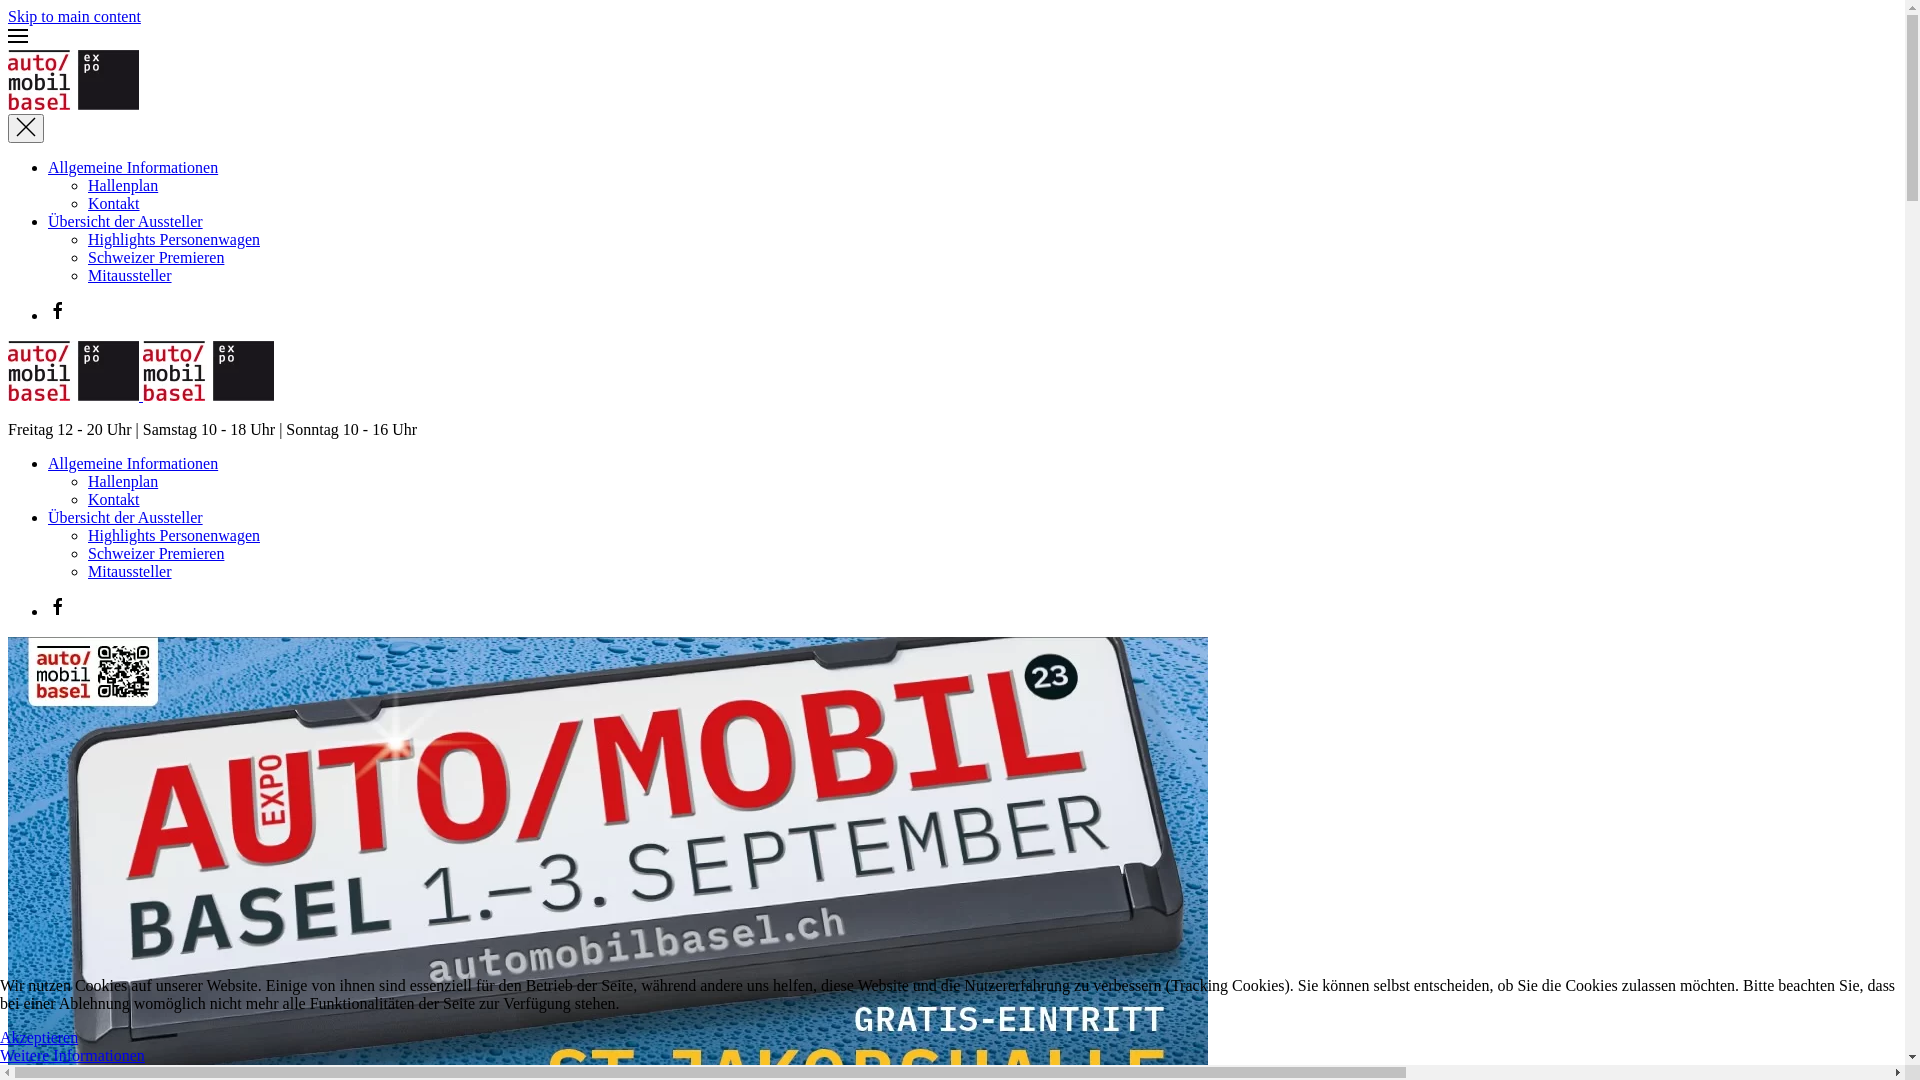 The image size is (1920, 1080). What do you see at coordinates (122, 185) in the screenshot?
I see `'Hallenplan'` at bounding box center [122, 185].